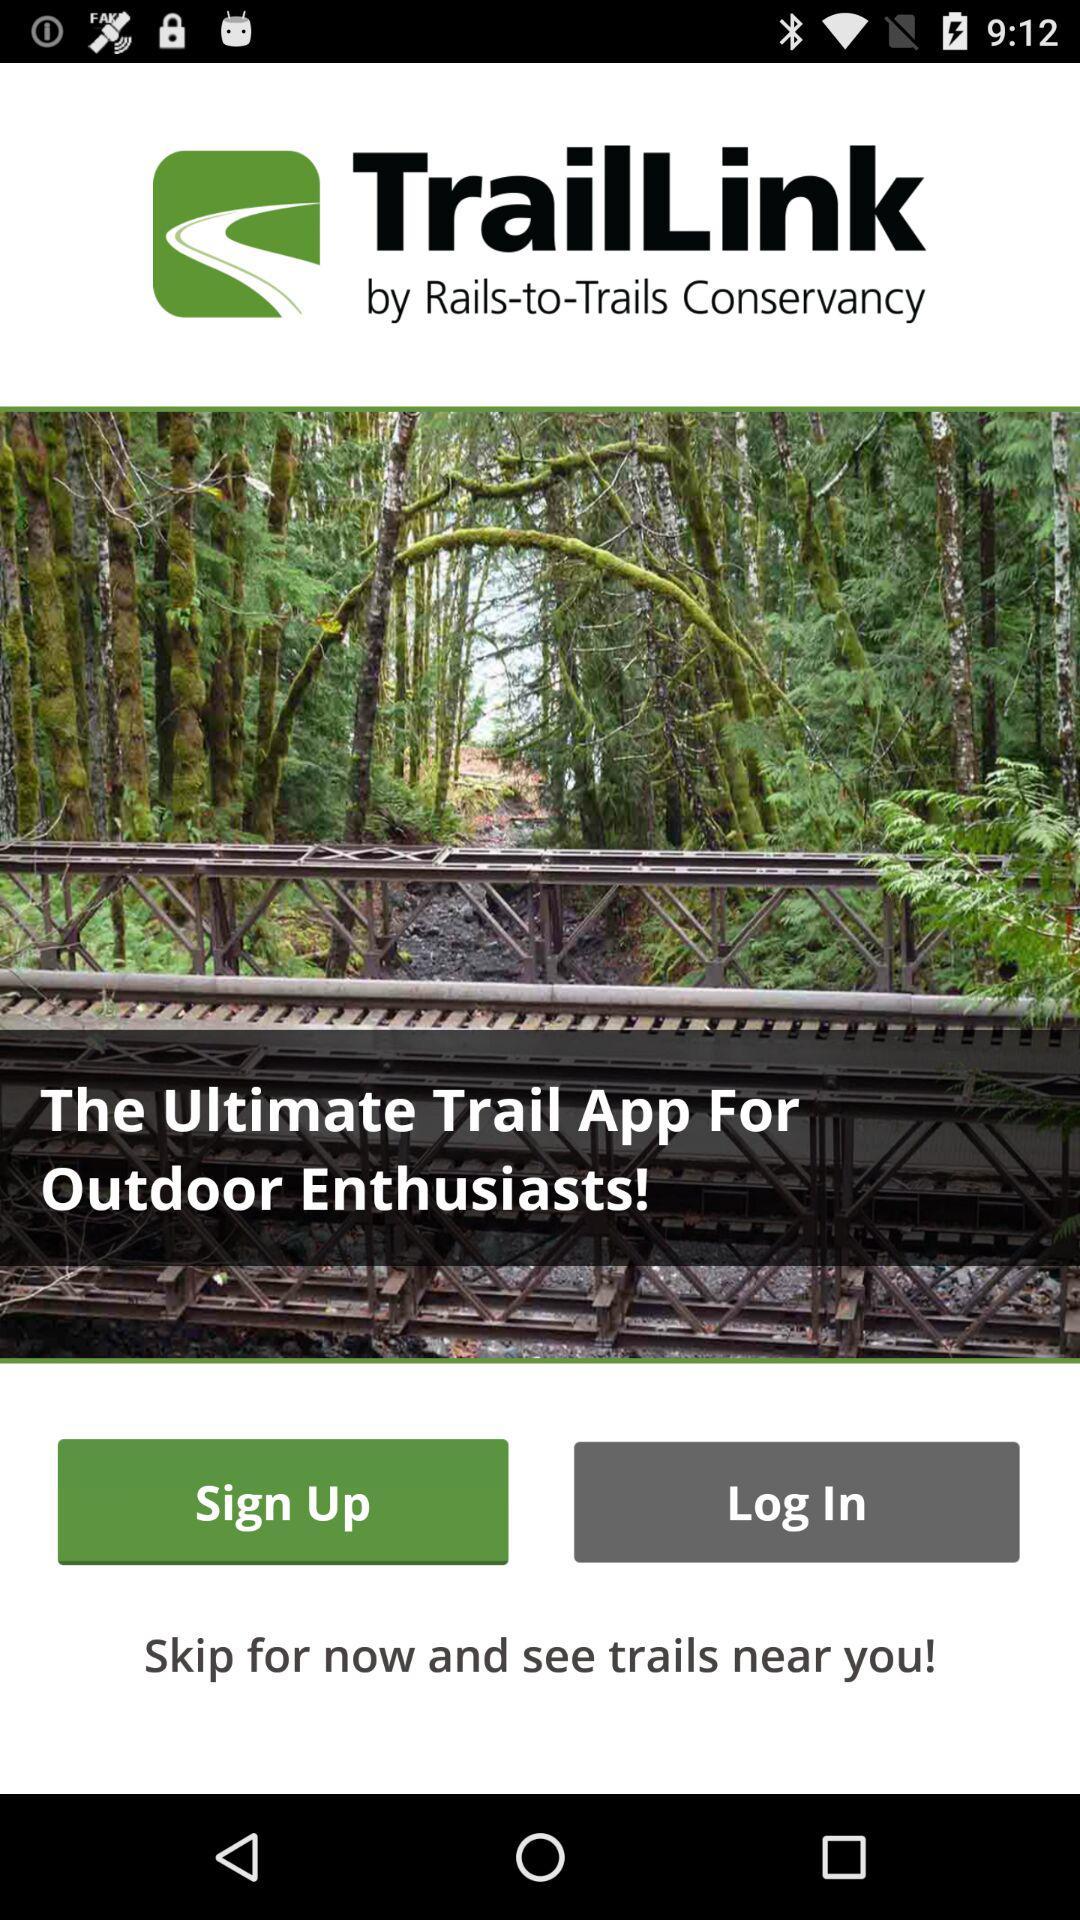  I want to click on the icon above the skip for now icon, so click(795, 1502).